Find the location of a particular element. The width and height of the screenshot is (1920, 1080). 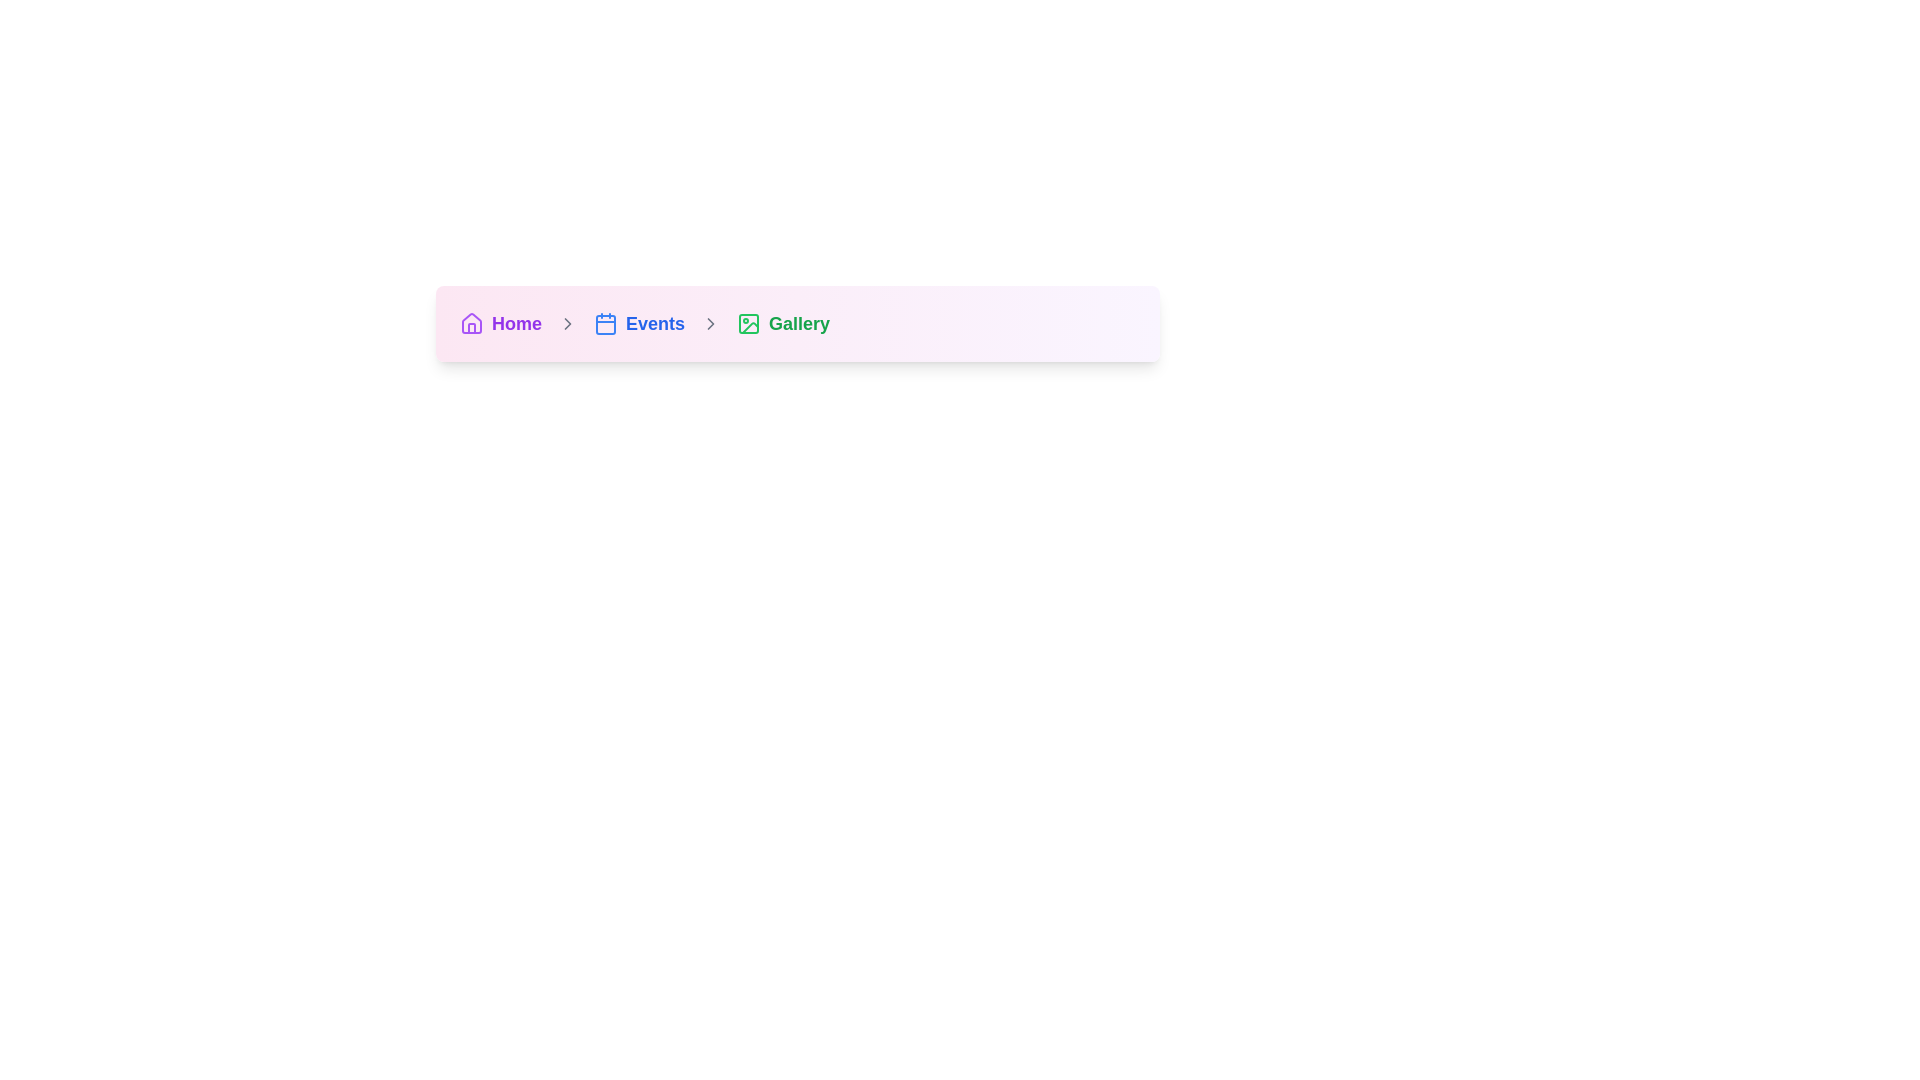

the right-facing chevron arrow icon that separates sections in the breadcrumb navigation interface, located to the right of the 'Events' breadcrumb is located at coordinates (566, 323).